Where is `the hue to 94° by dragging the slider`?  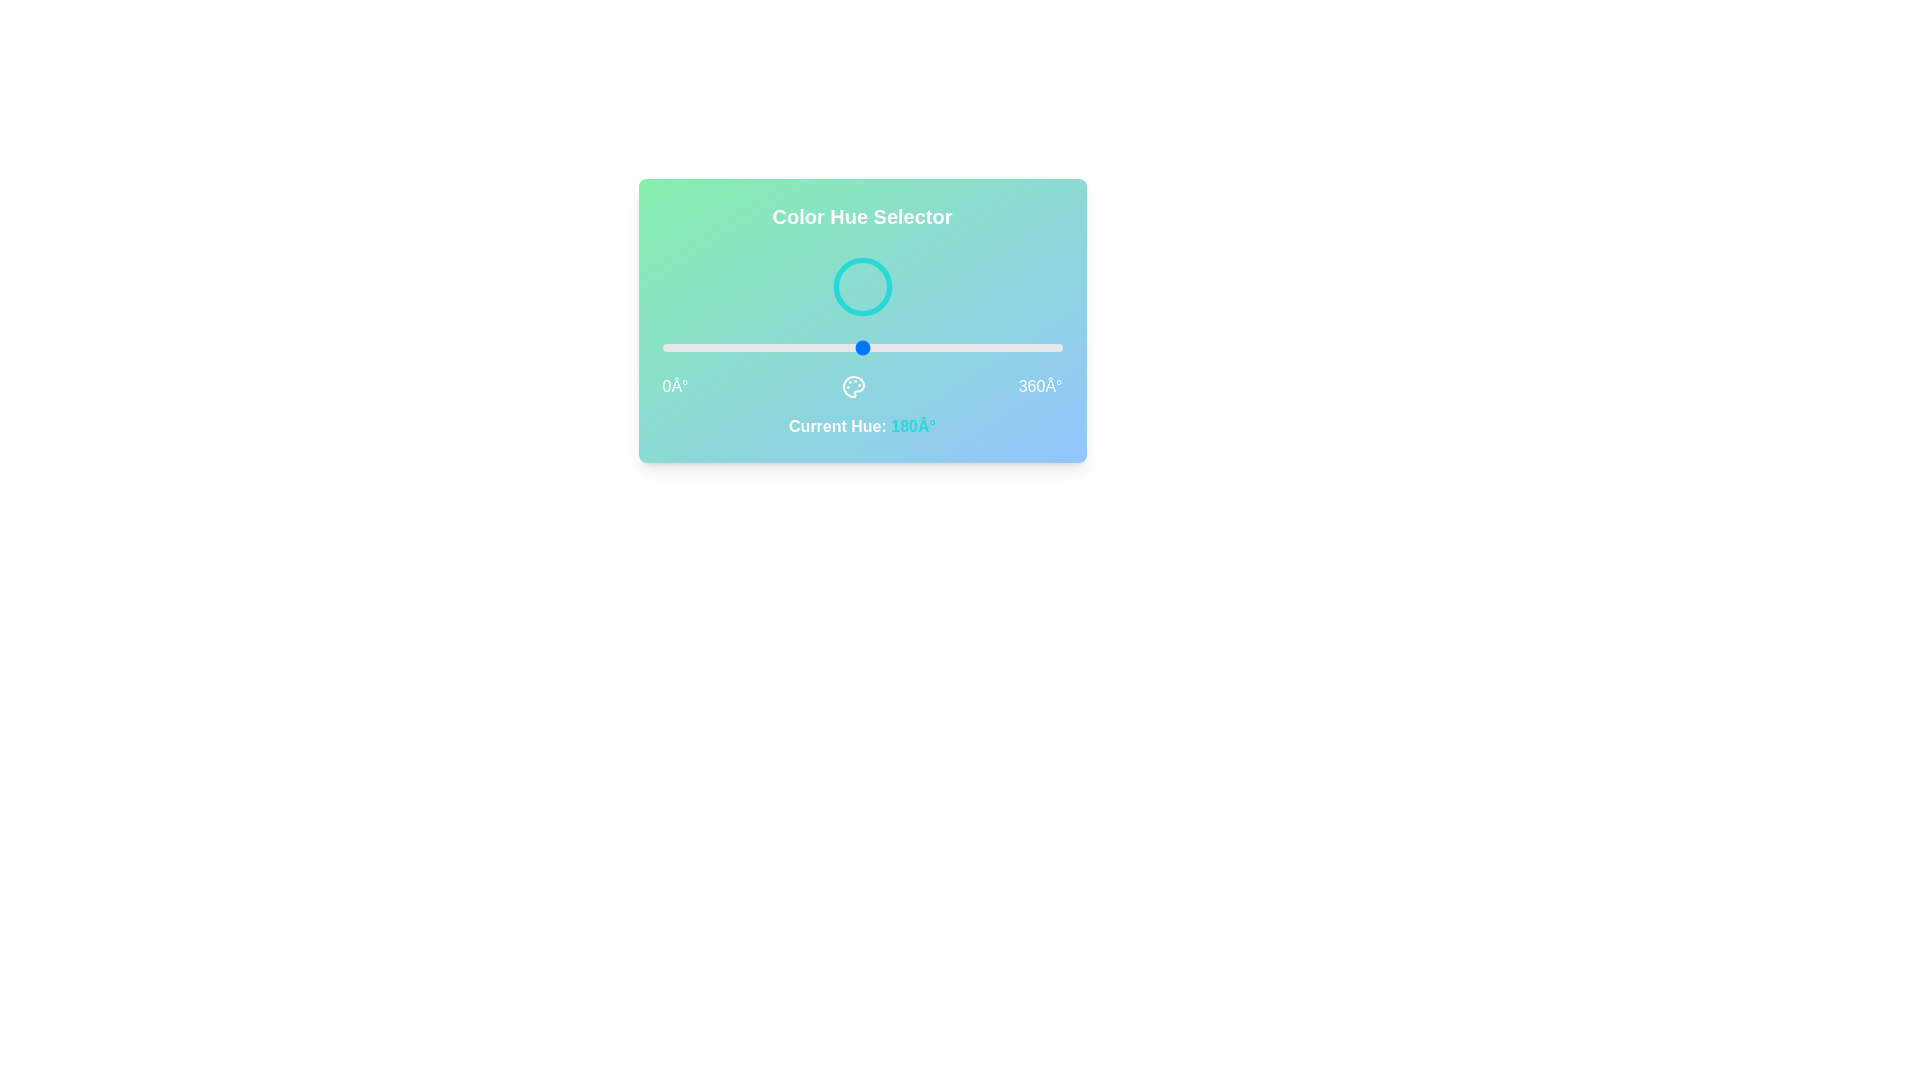 the hue to 94° by dragging the slider is located at coordinates (765, 346).